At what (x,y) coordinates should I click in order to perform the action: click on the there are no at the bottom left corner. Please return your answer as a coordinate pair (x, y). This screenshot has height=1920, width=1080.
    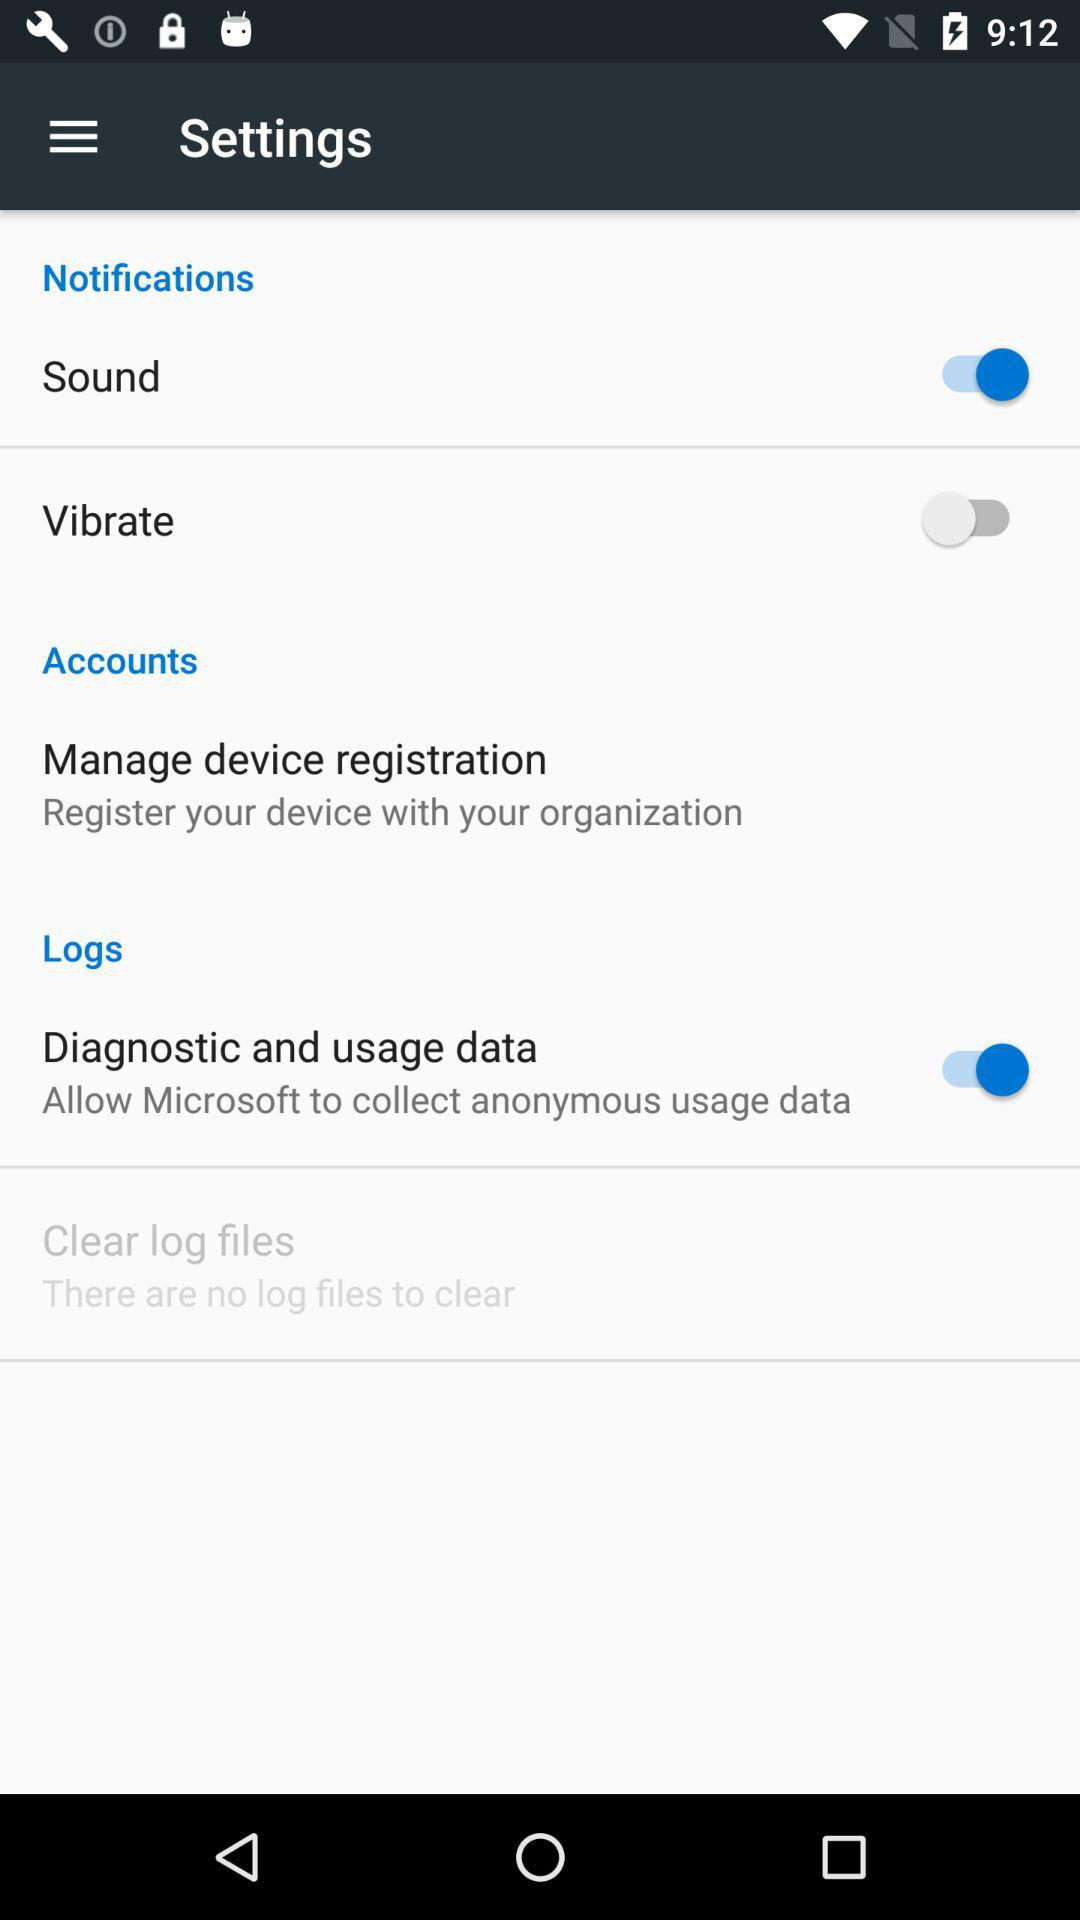
    Looking at the image, I should click on (278, 1292).